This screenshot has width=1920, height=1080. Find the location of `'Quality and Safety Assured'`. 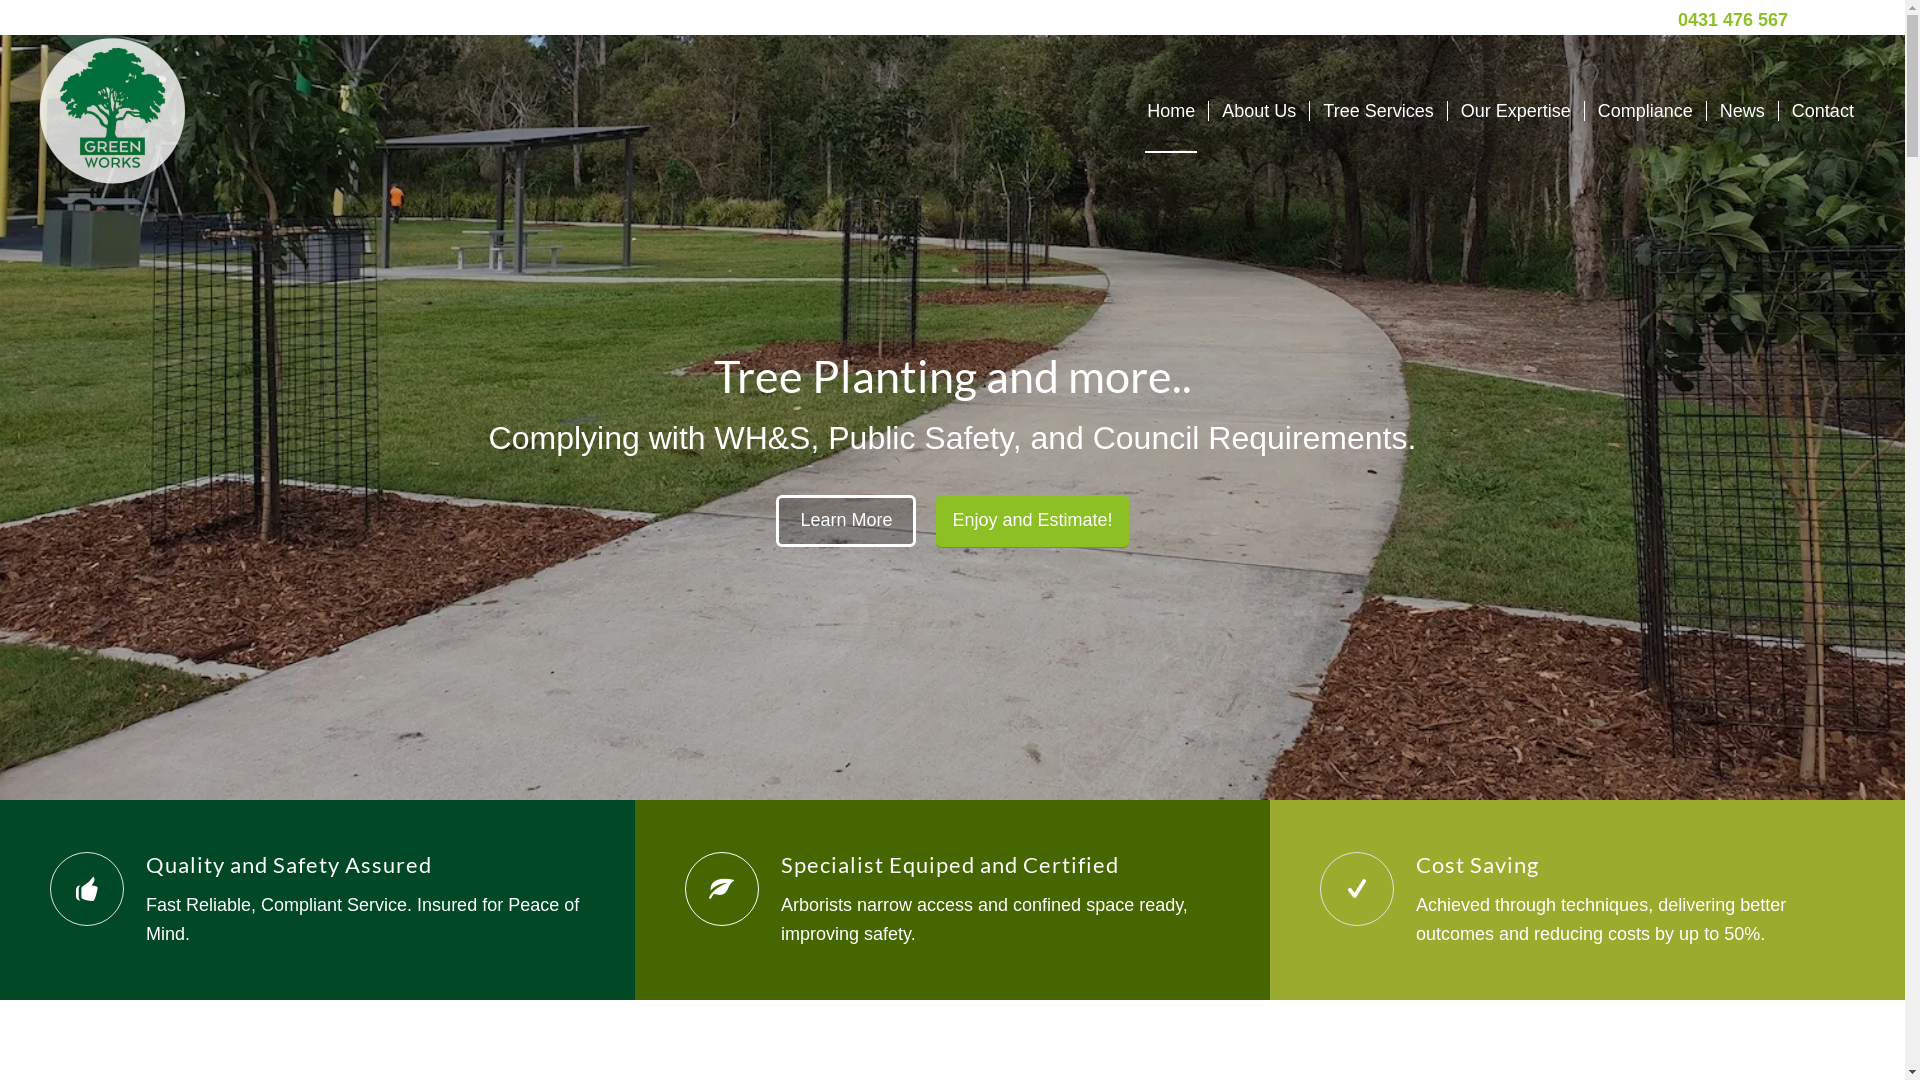

'Quality and Safety Assured' is located at coordinates (287, 863).